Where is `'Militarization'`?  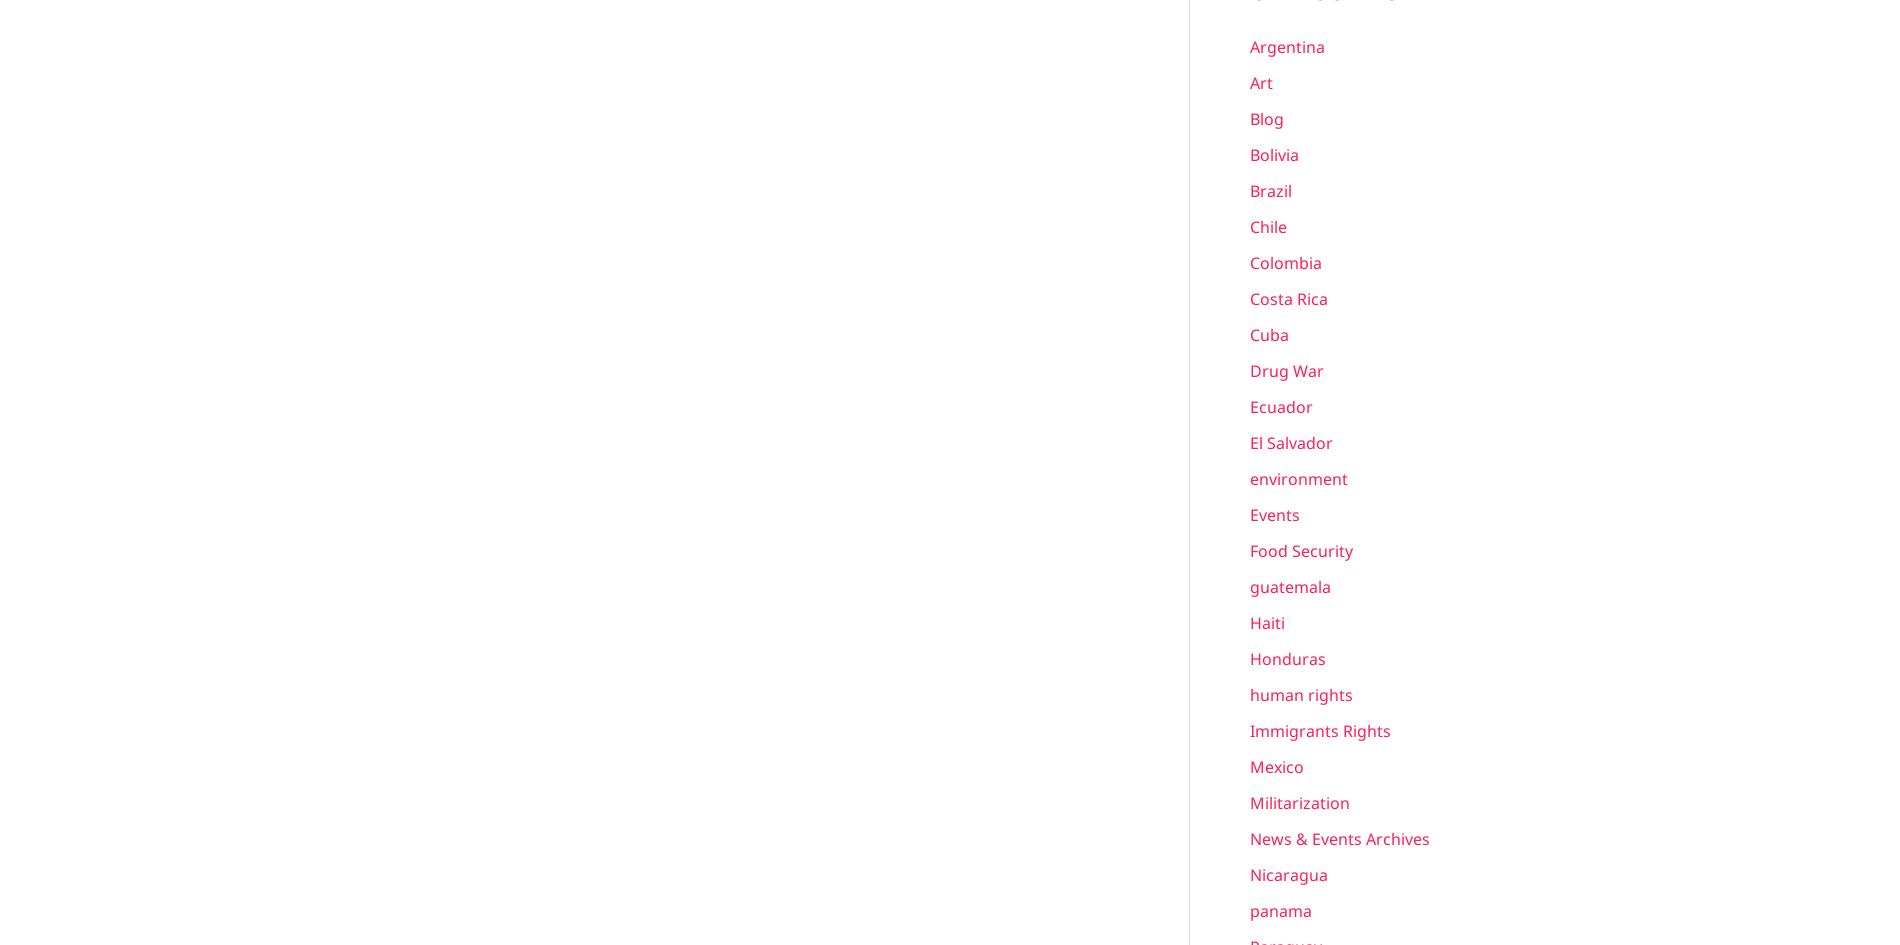 'Militarization' is located at coordinates (1249, 801).